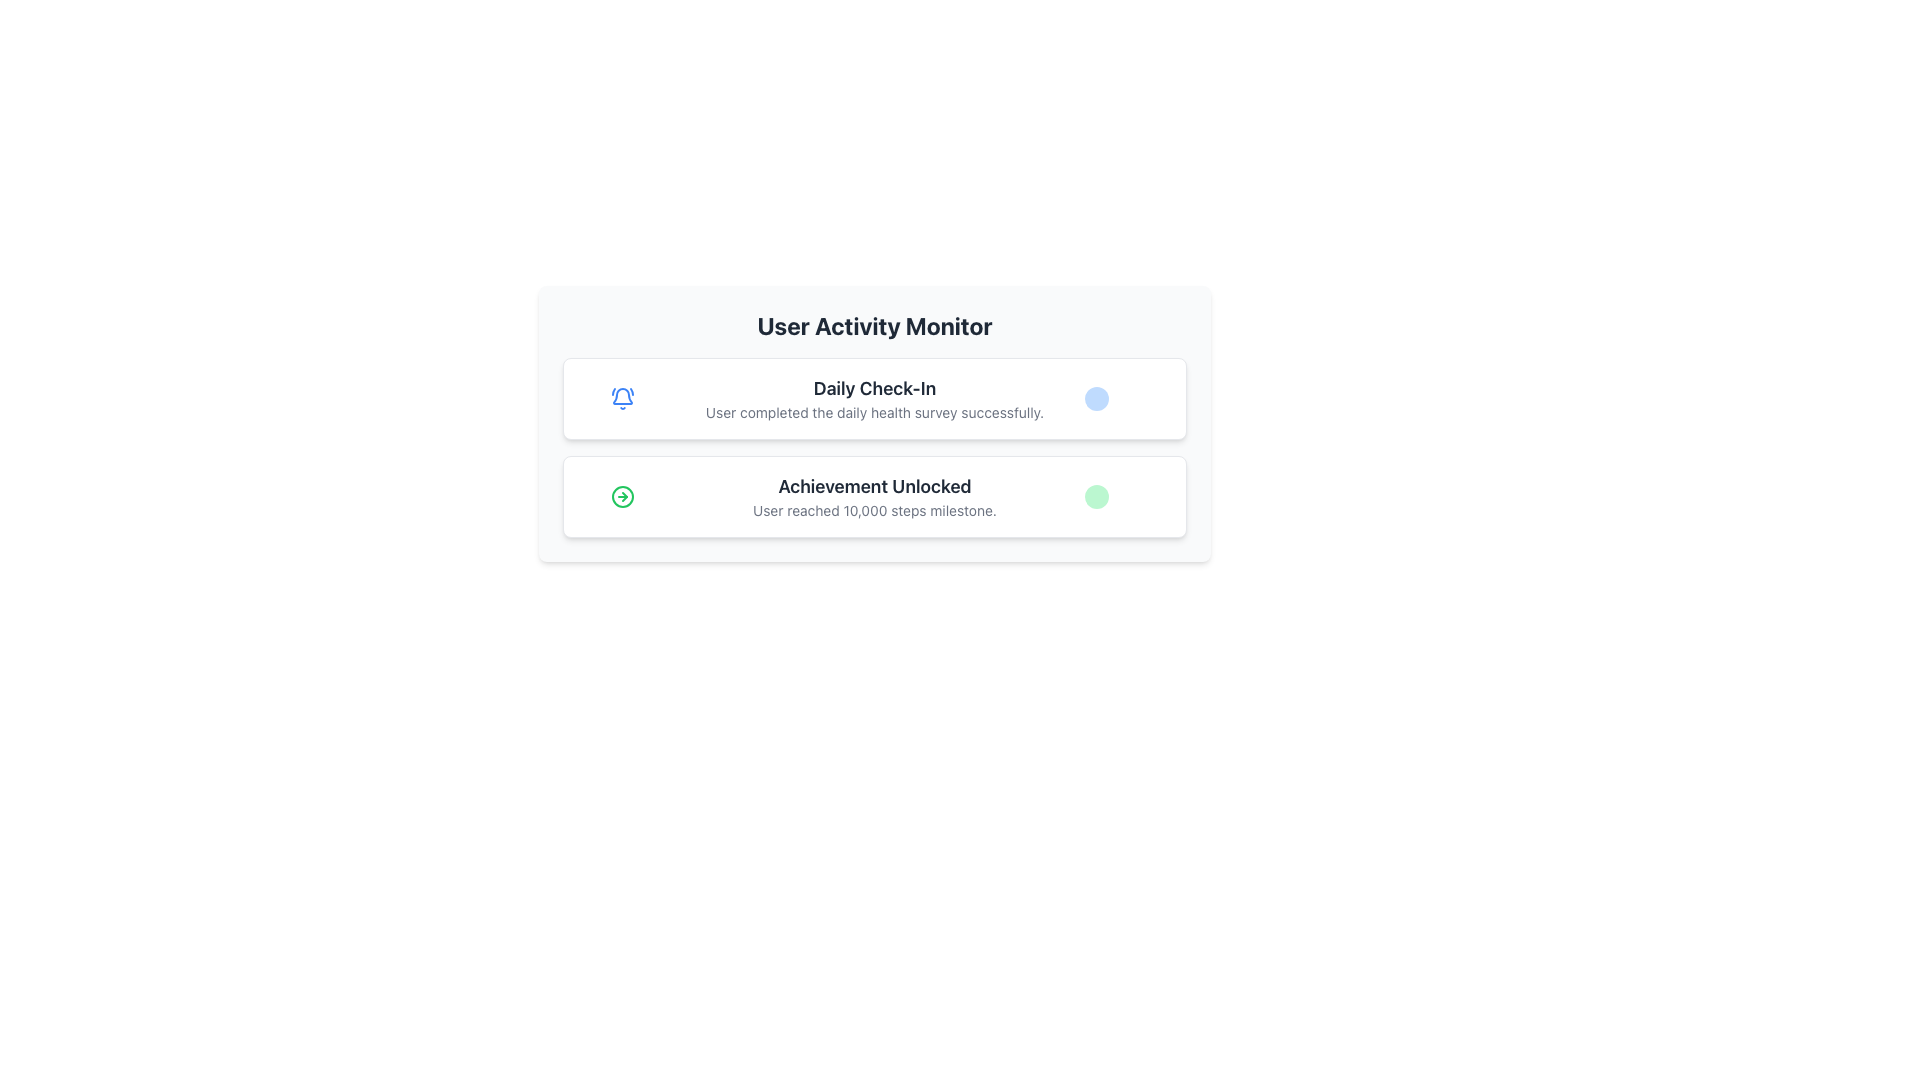 The image size is (1920, 1080). I want to click on the Text Label indicating achievement status located in the second card of the 'User Activity Monitor' section, which is the topmost line of text above the description 'User reached 10,000 steps milestone.', so click(874, 486).